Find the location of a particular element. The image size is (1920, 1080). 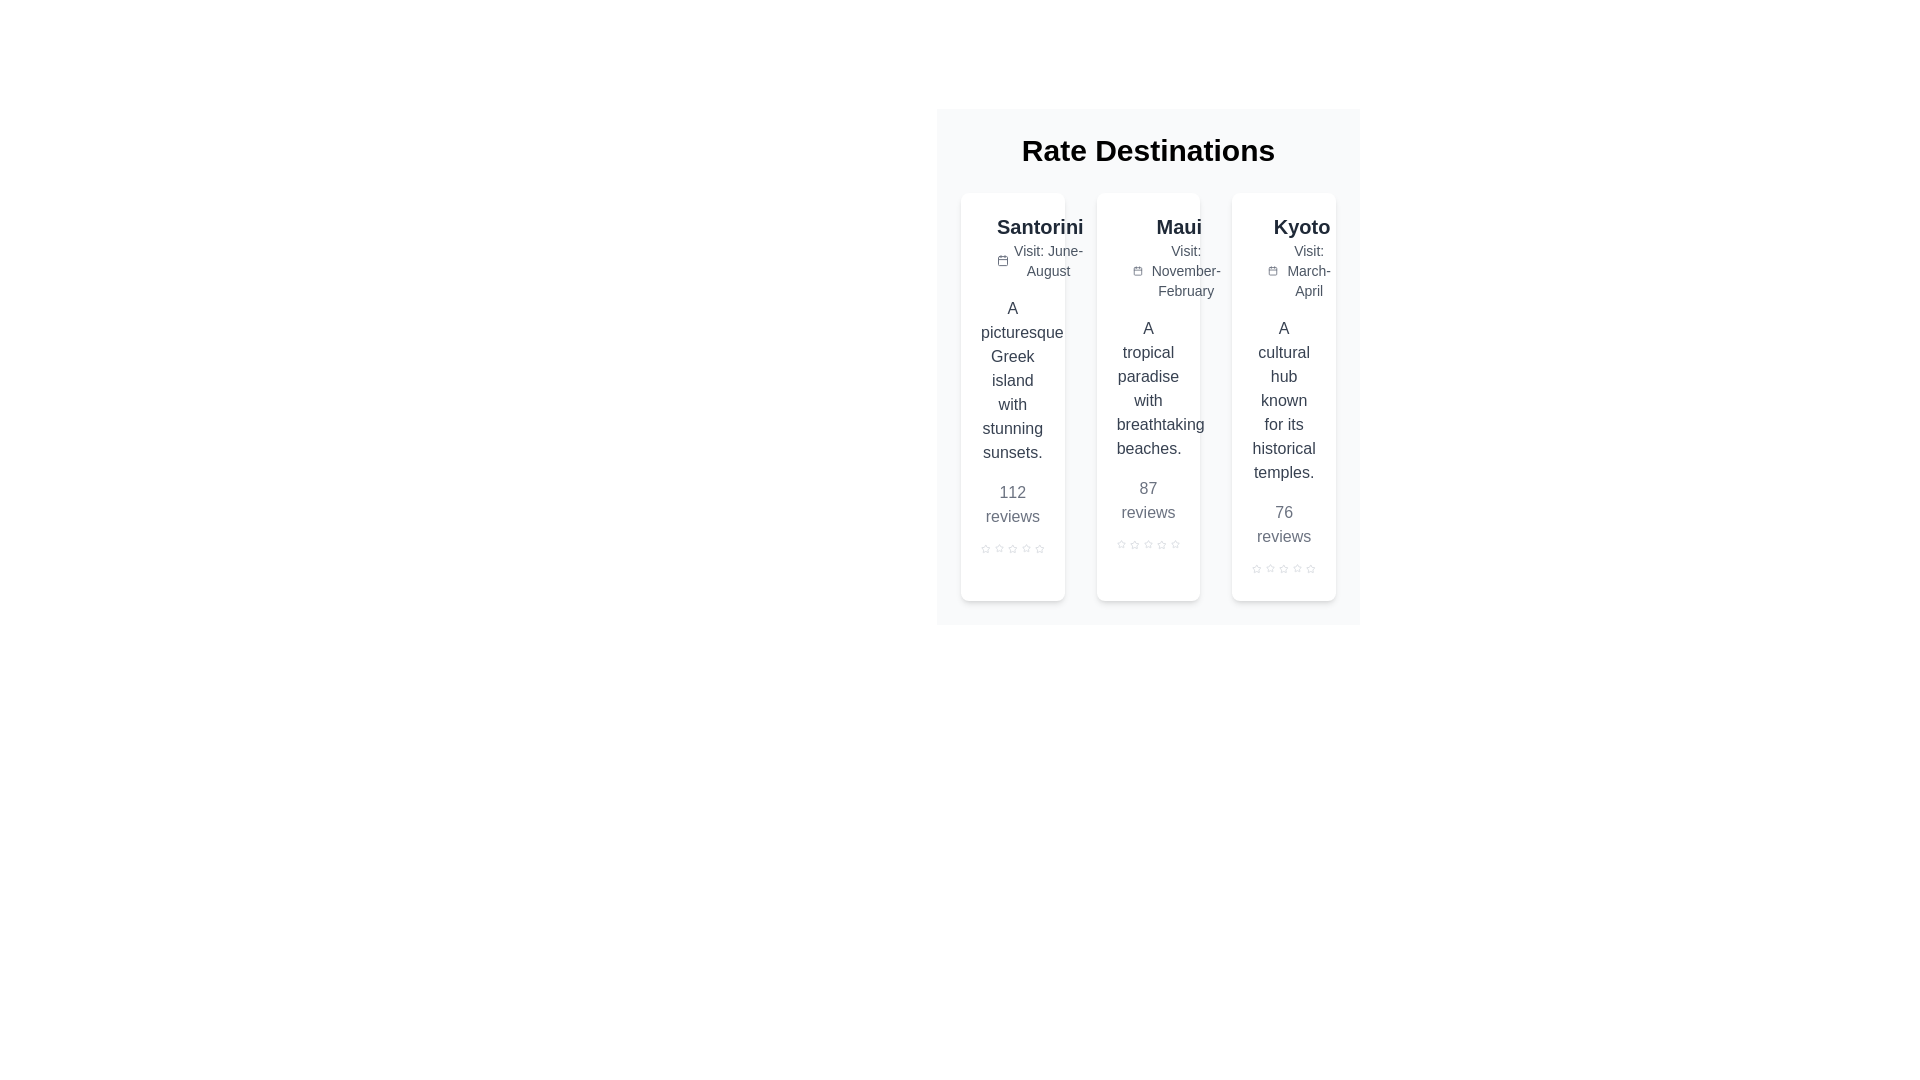

the Destination summary card for 'Santorini', which is the first card in a row of three, located in the leftmost column of the grid layout is located at coordinates (1012, 397).